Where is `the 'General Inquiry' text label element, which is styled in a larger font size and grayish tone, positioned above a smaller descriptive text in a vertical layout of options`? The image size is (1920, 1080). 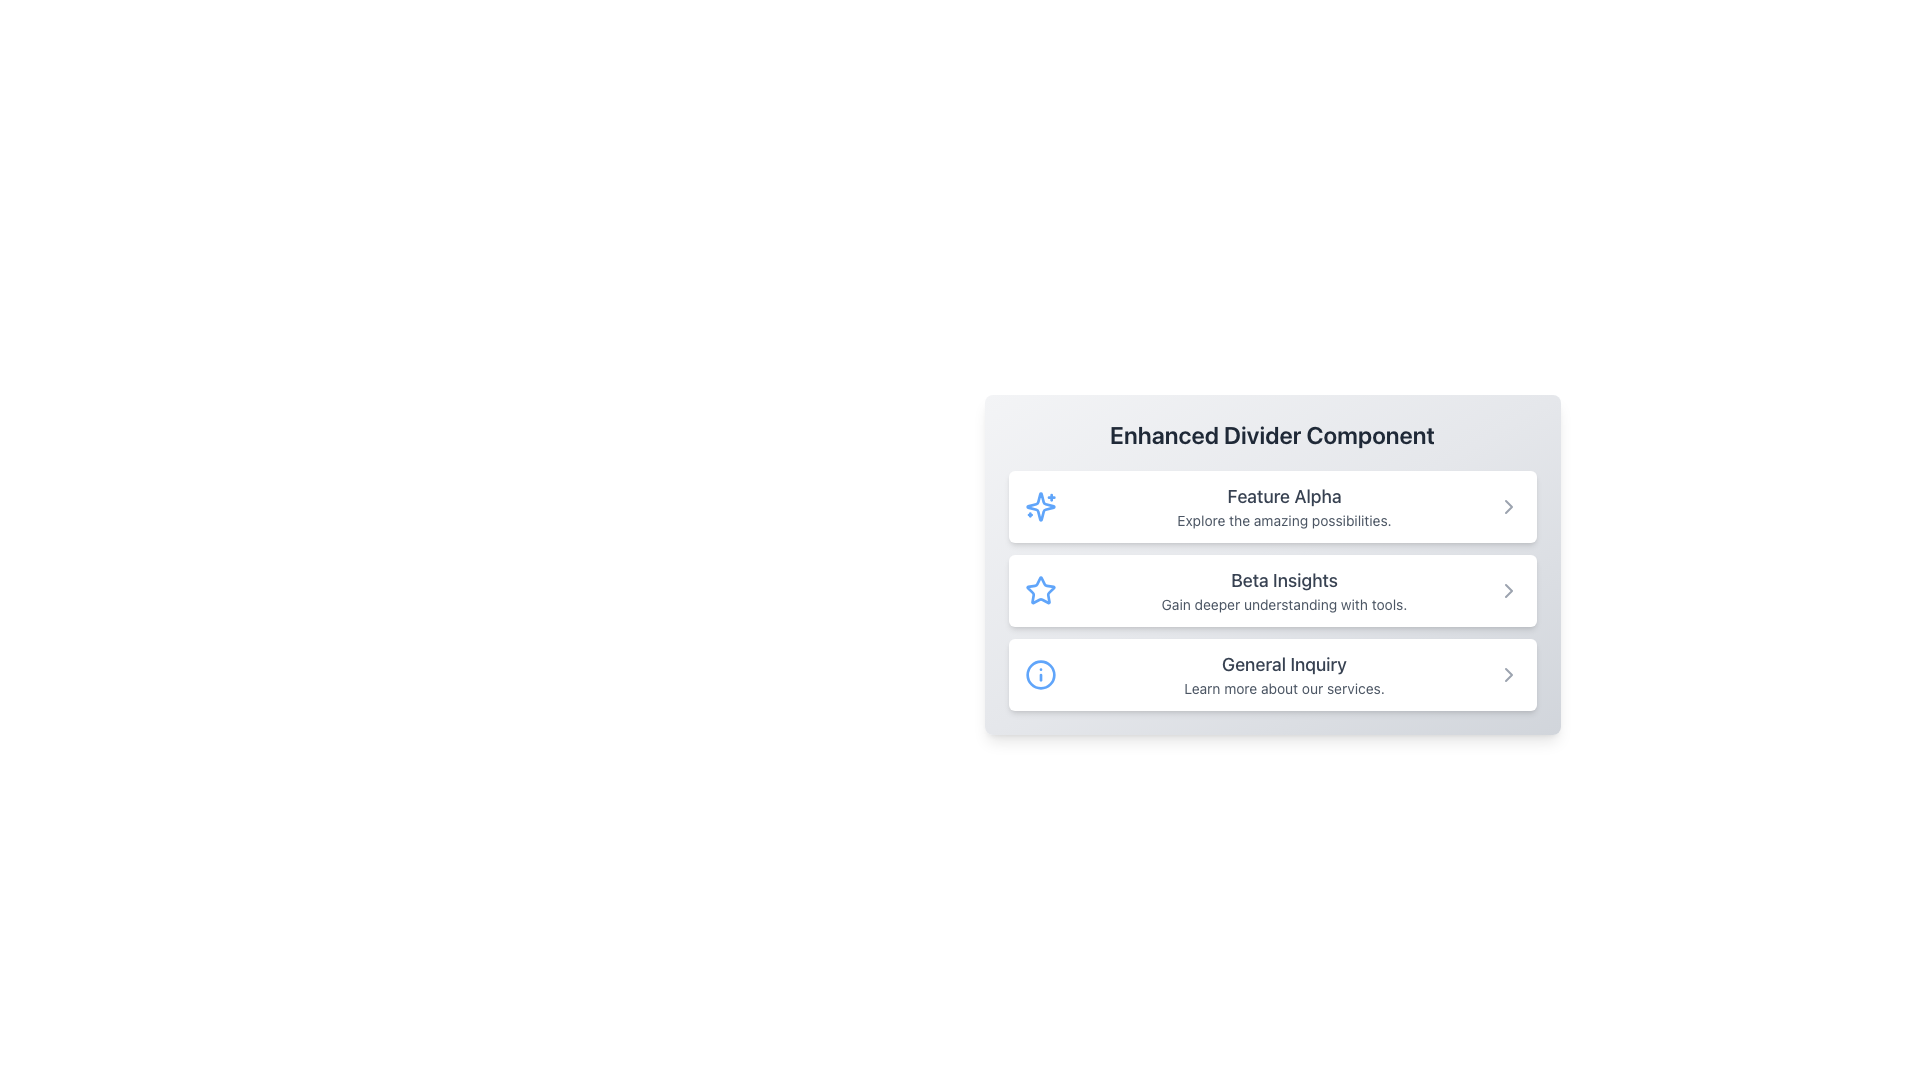
the 'General Inquiry' text label element, which is styled in a larger font size and grayish tone, positioned above a smaller descriptive text in a vertical layout of options is located at coordinates (1284, 664).